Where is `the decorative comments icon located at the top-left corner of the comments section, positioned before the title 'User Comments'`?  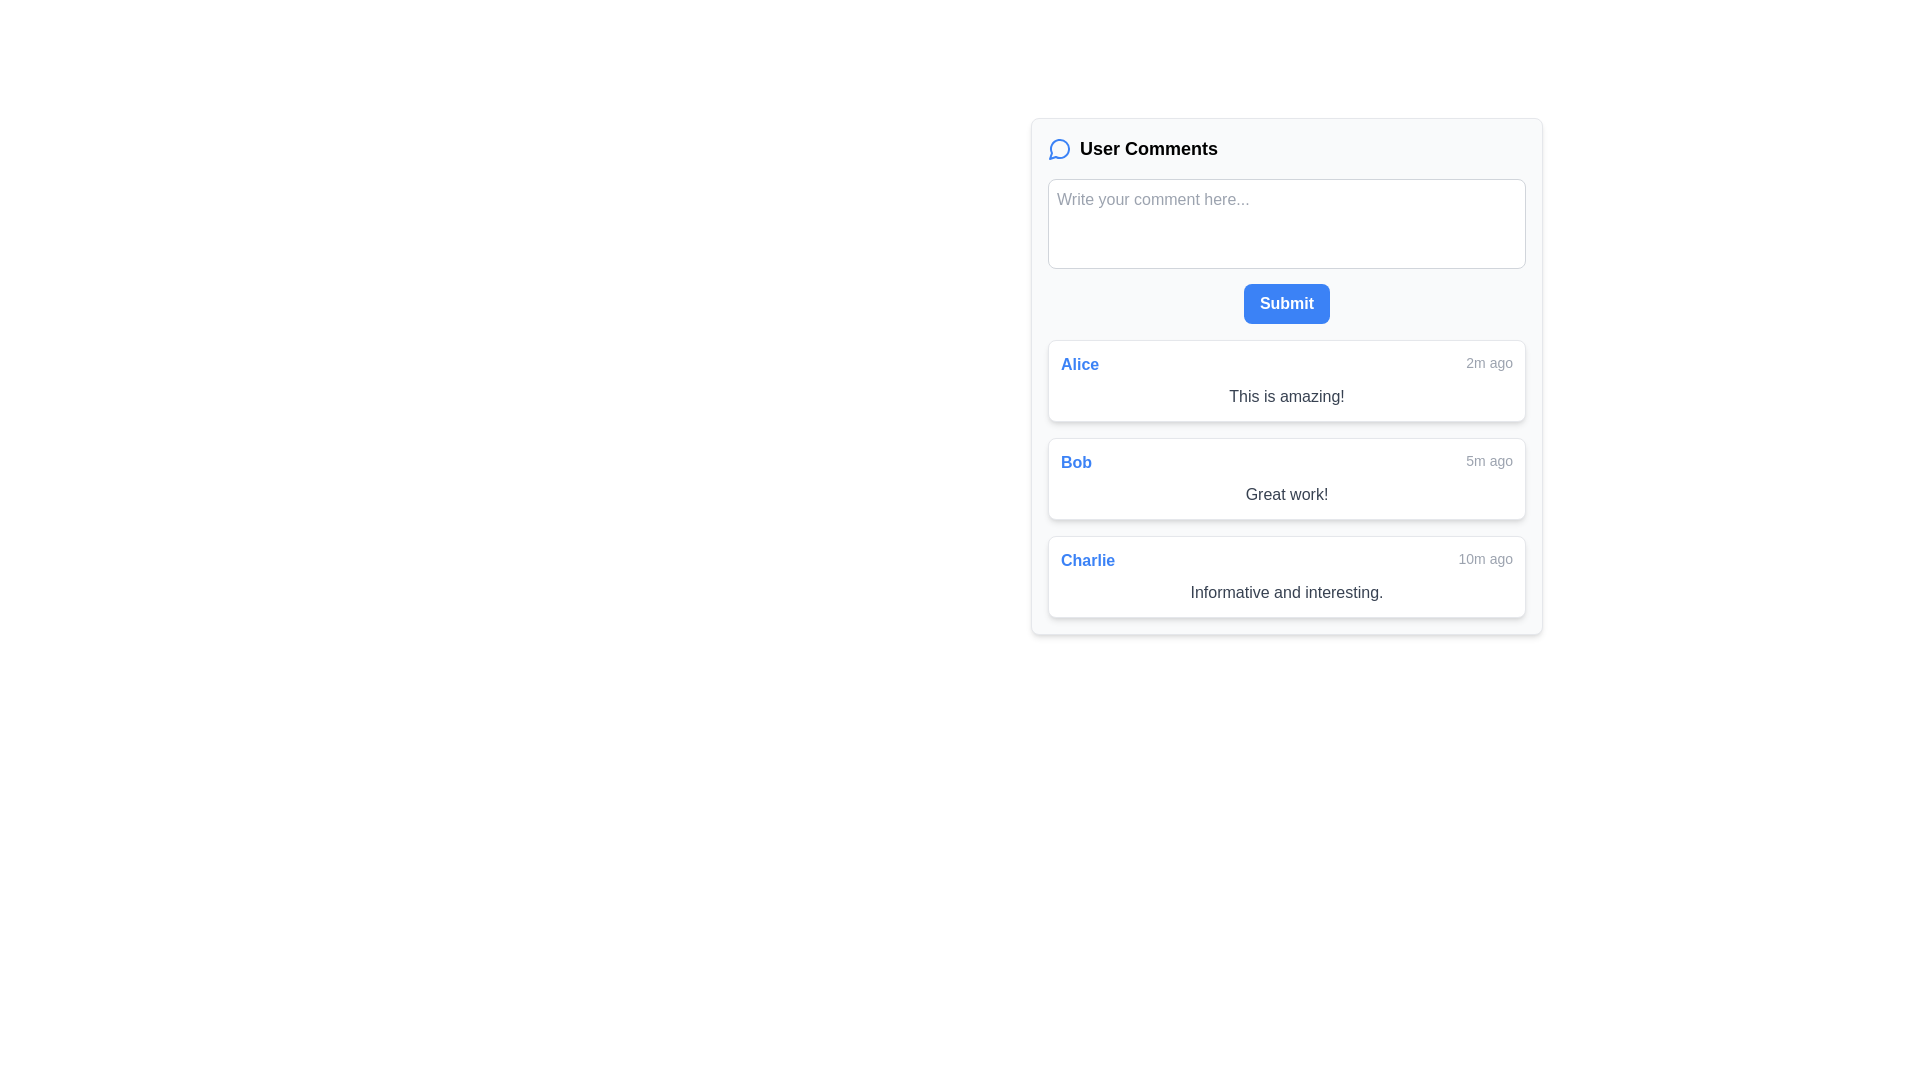 the decorative comments icon located at the top-left corner of the comments section, positioned before the title 'User Comments' is located at coordinates (1059, 148).